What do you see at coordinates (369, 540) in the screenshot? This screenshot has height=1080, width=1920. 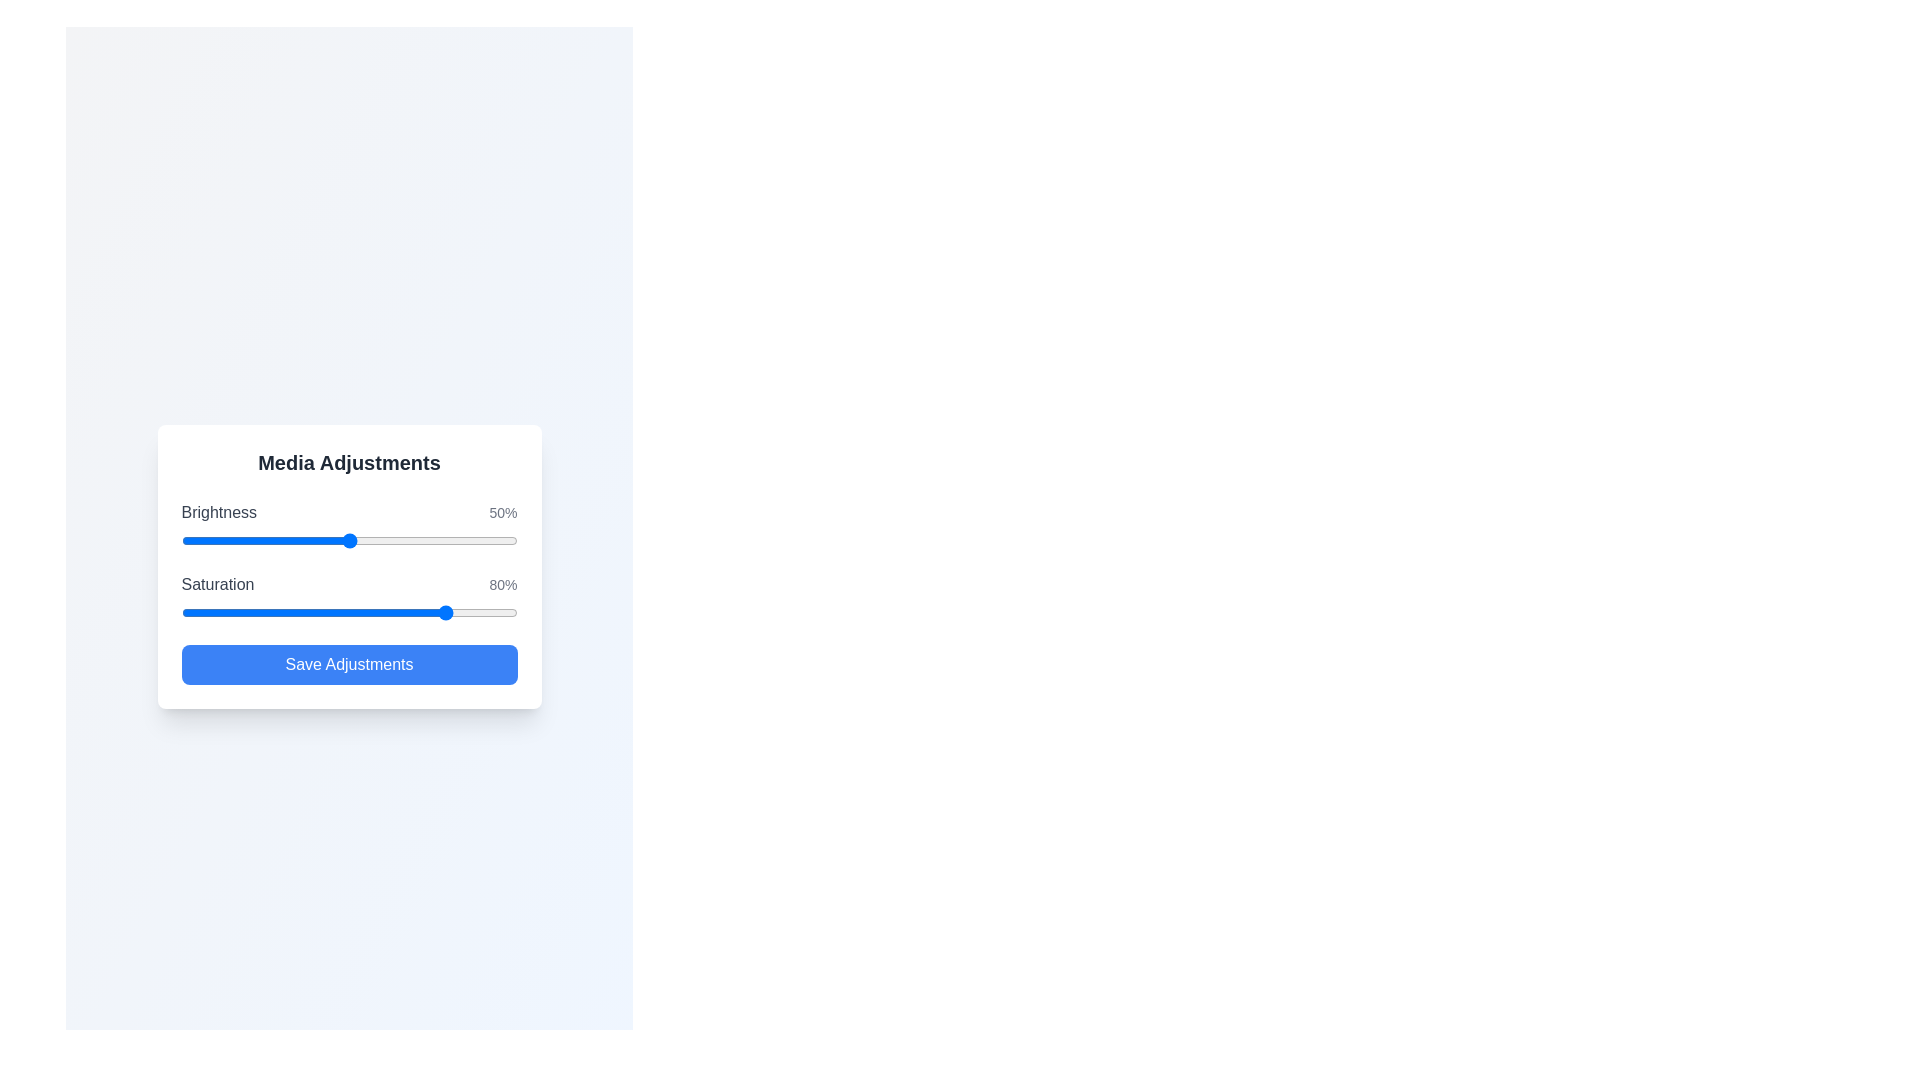 I see `the brightness slider to 56%` at bounding box center [369, 540].